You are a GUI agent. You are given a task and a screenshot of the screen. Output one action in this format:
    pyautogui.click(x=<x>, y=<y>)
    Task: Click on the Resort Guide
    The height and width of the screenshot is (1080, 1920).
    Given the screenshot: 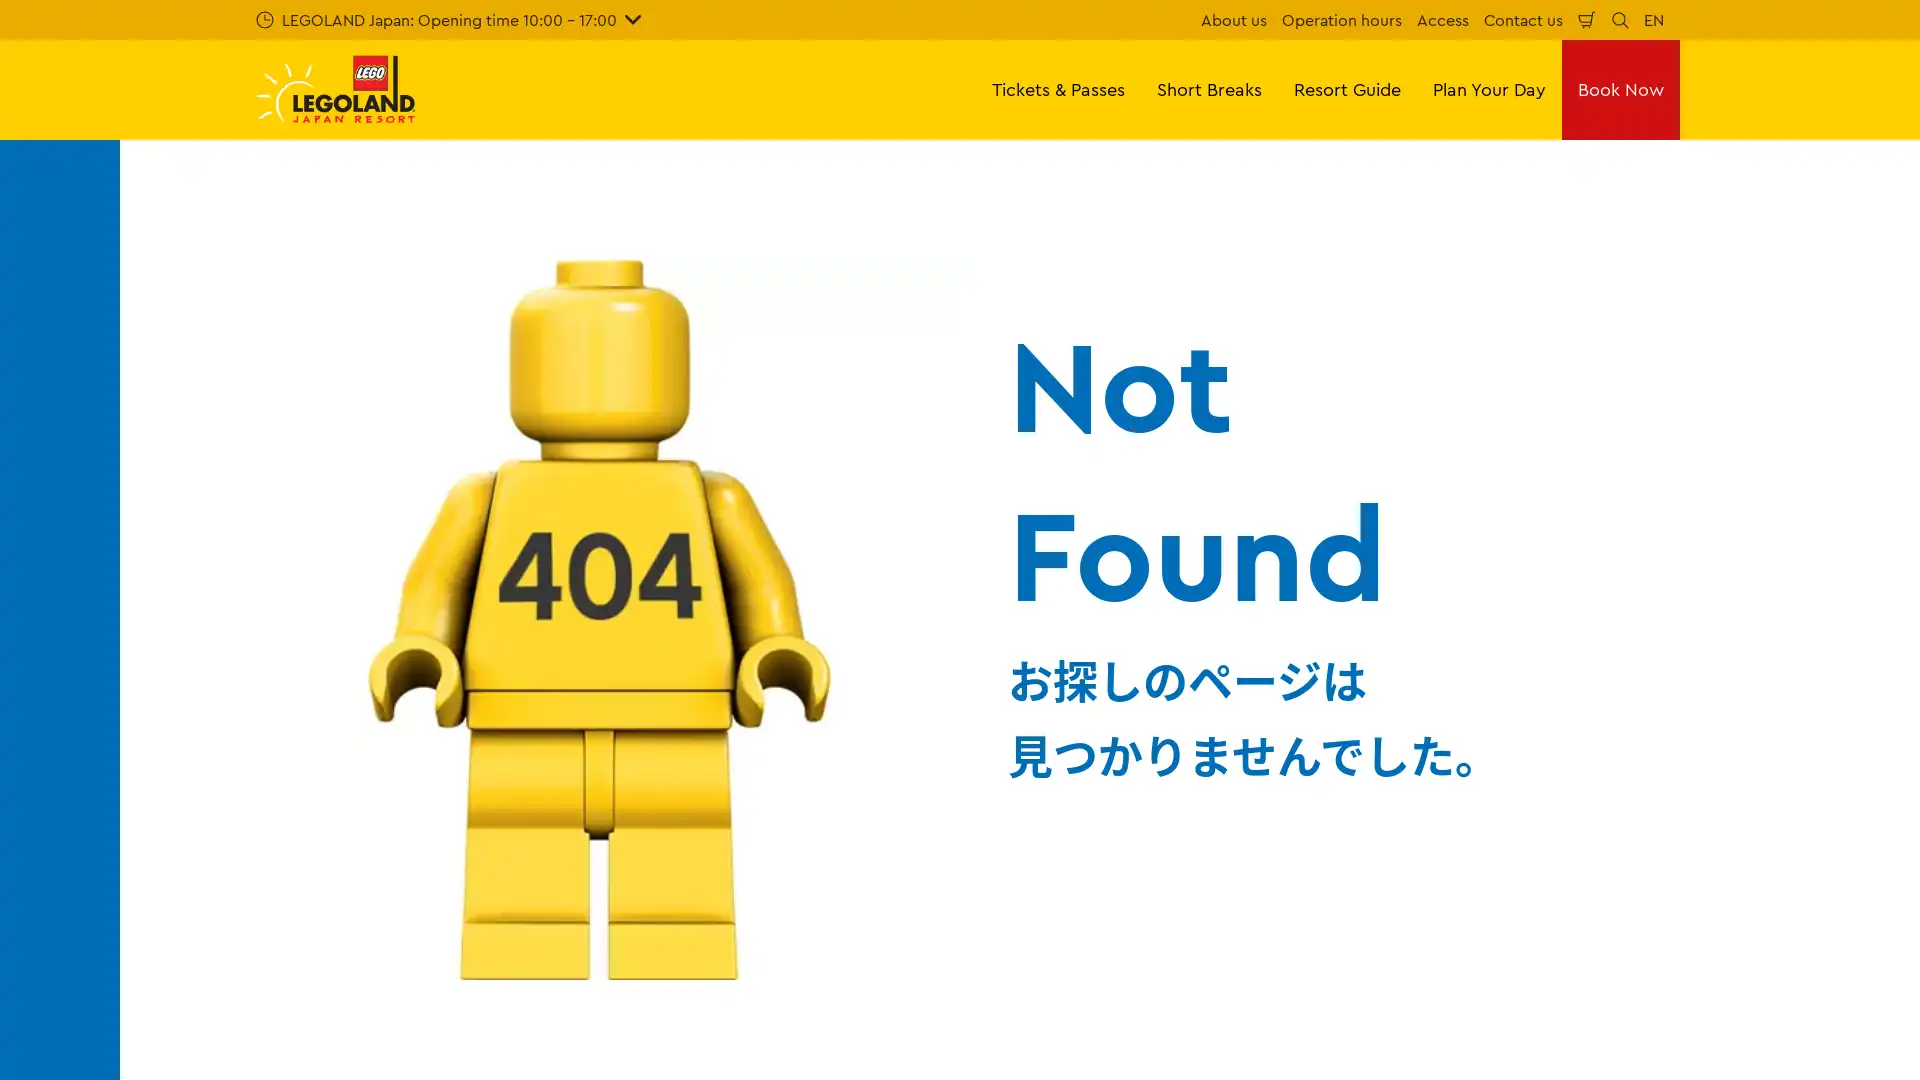 What is the action you would take?
    pyautogui.click(x=1347, y=88)
    